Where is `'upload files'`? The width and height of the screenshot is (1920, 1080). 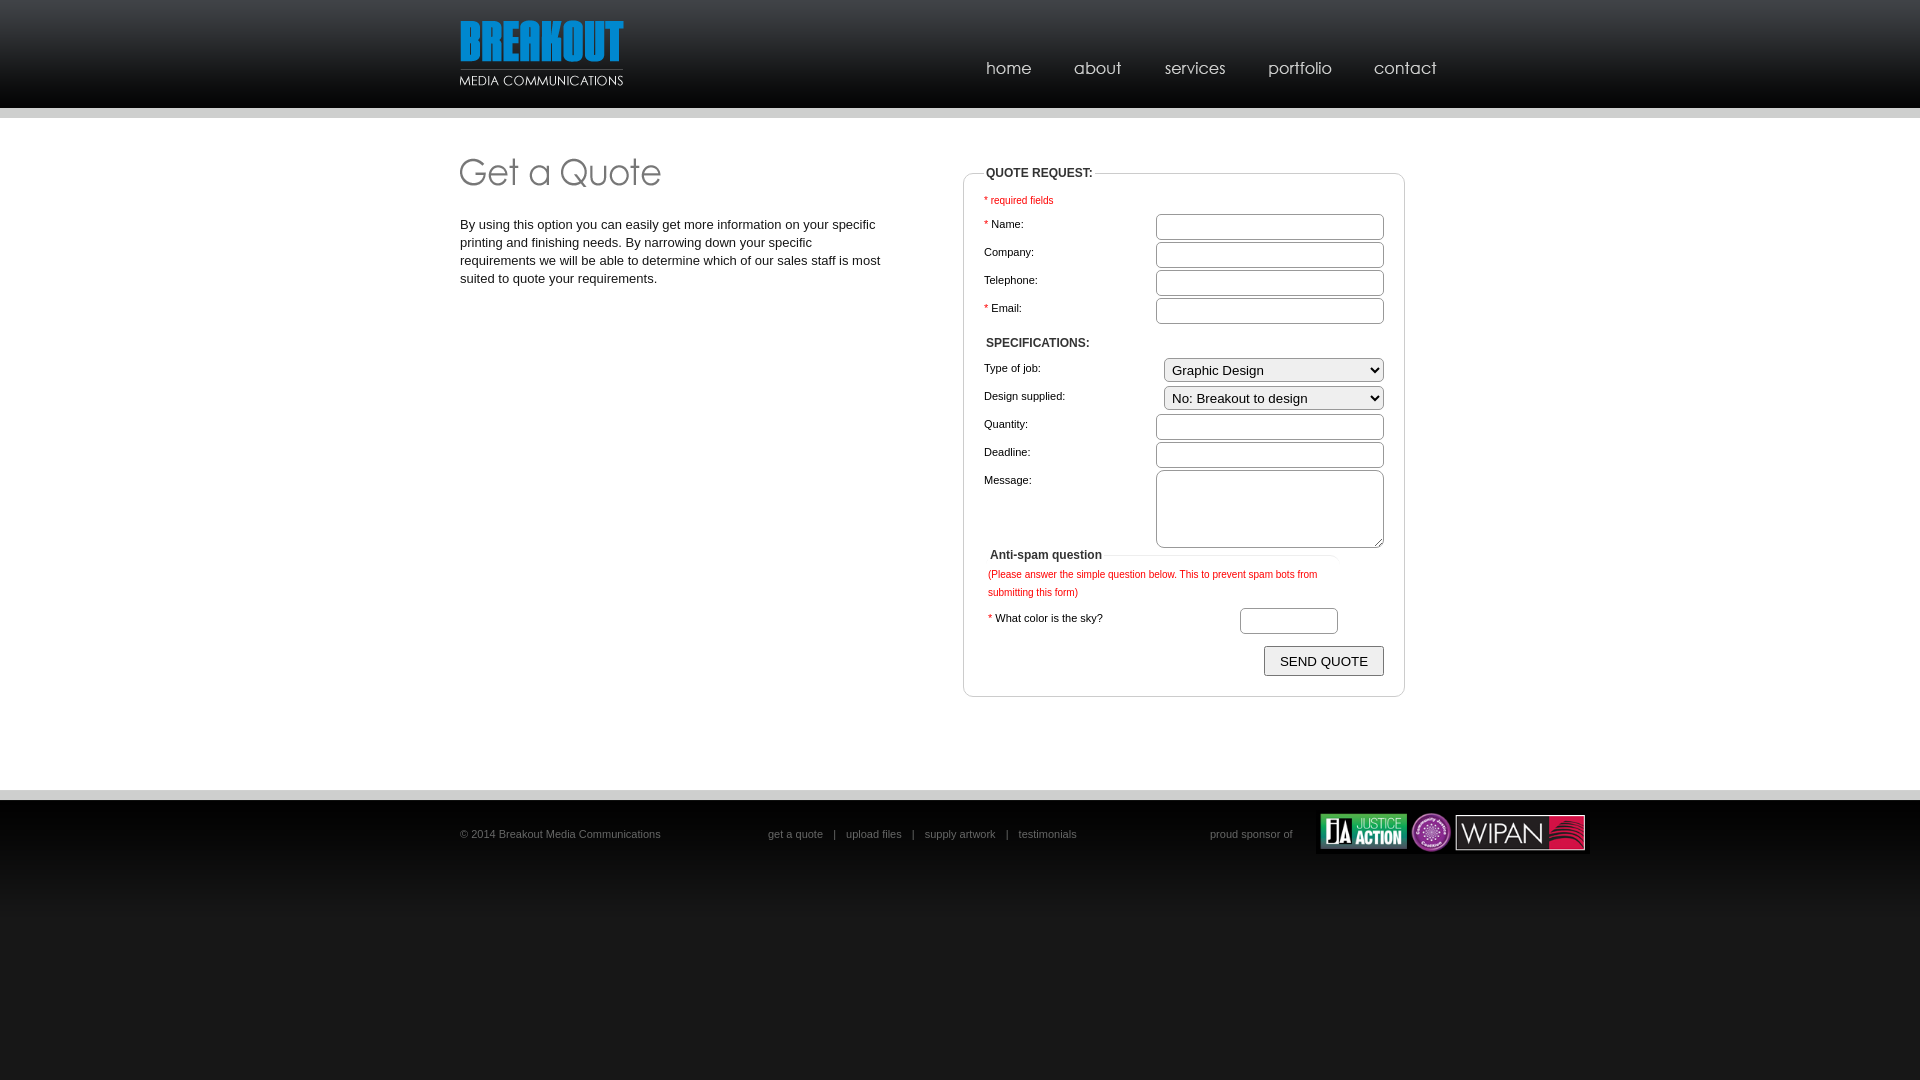 'upload files' is located at coordinates (873, 833).